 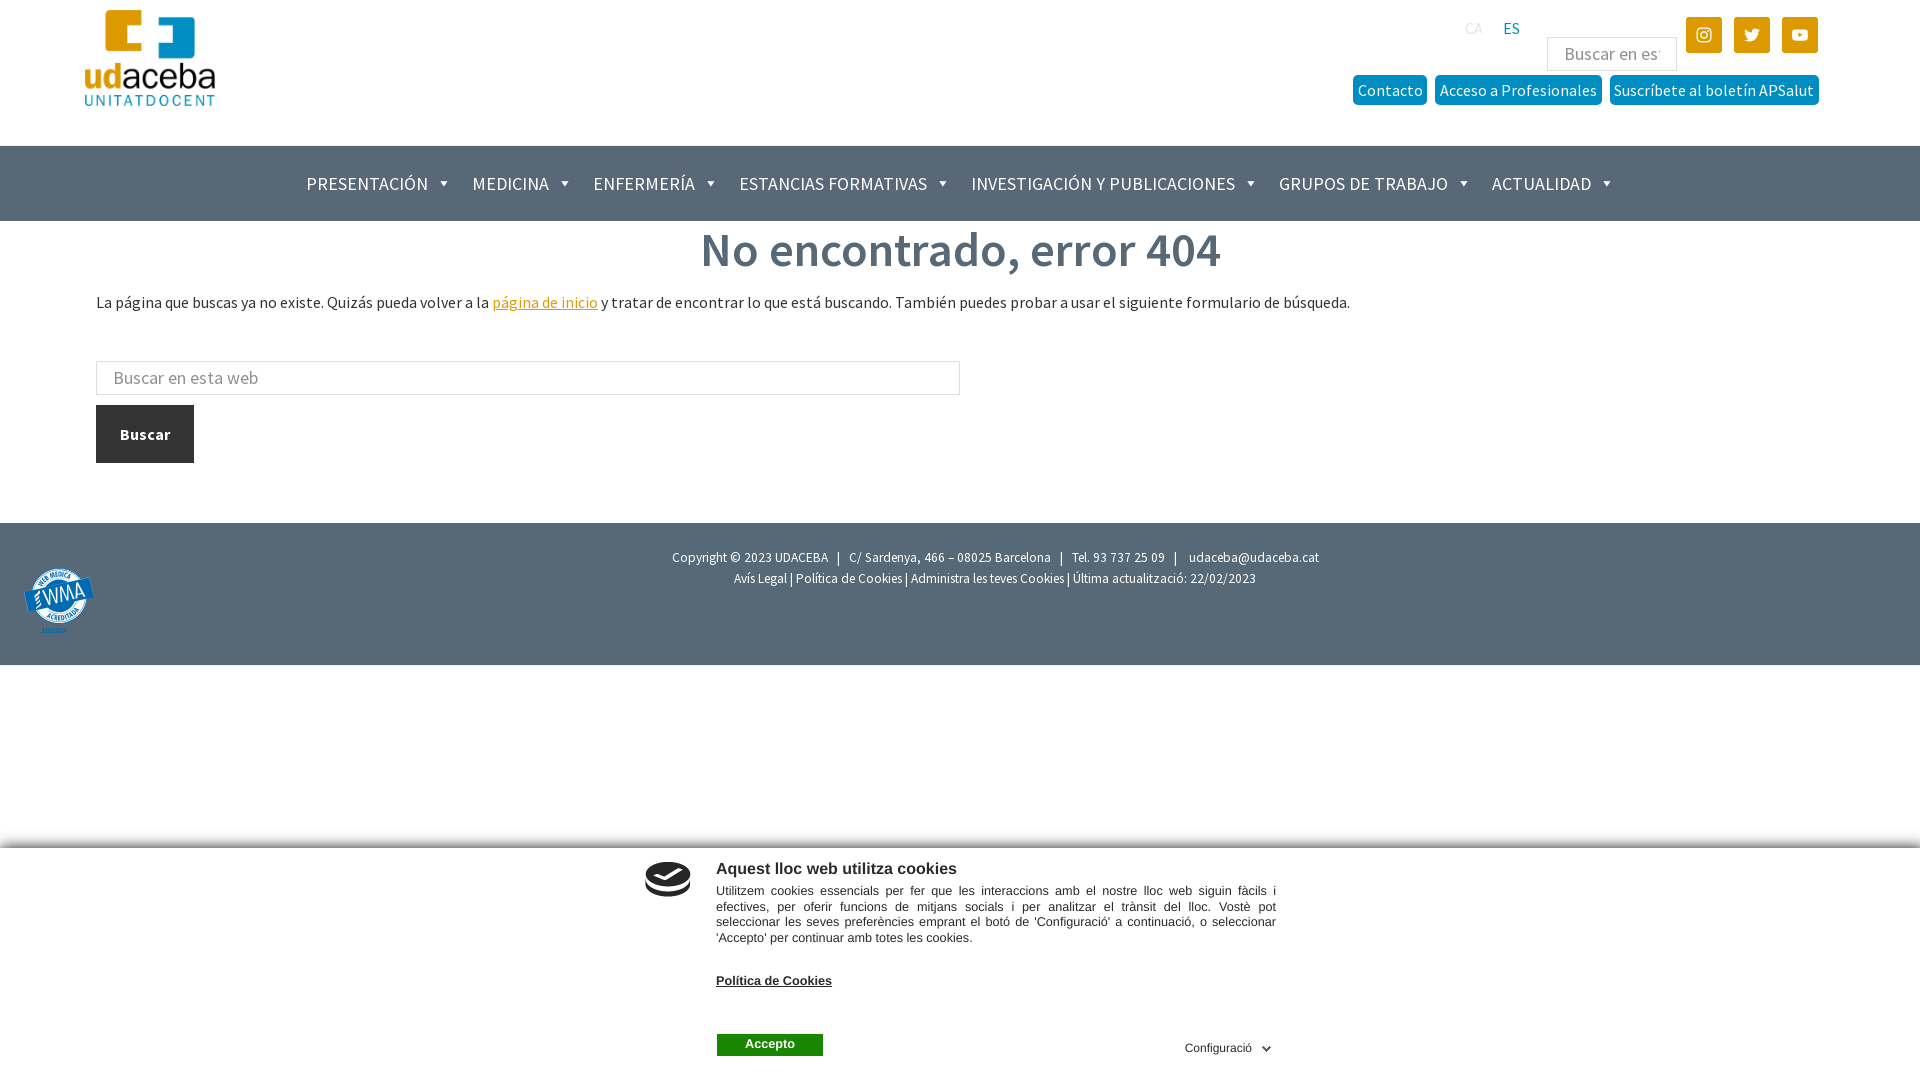 I want to click on 'Udaceba', so click(x=148, y=56).